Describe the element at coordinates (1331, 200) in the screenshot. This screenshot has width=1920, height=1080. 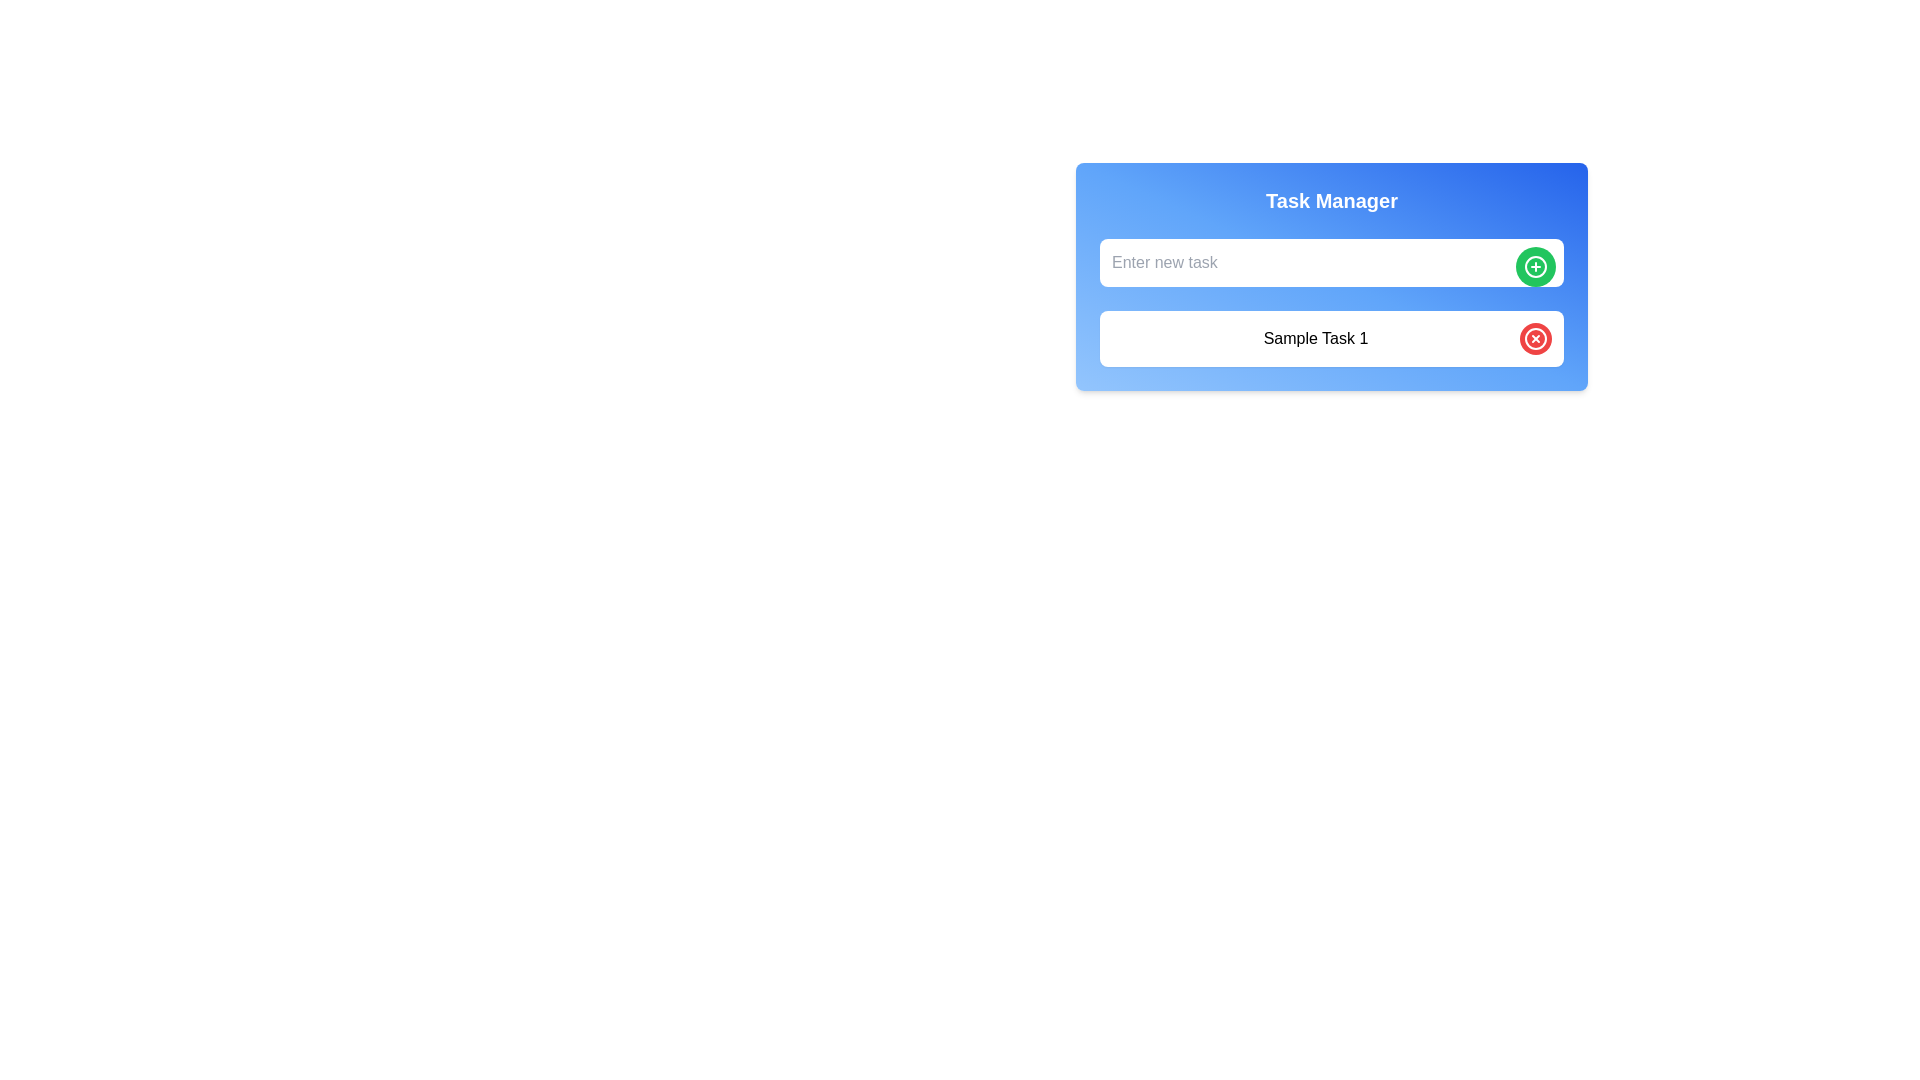
I see `text of the header 'Task Manager' displayed in bold white font against a gradient blue background, located at the top of the card-like structure` at that location.